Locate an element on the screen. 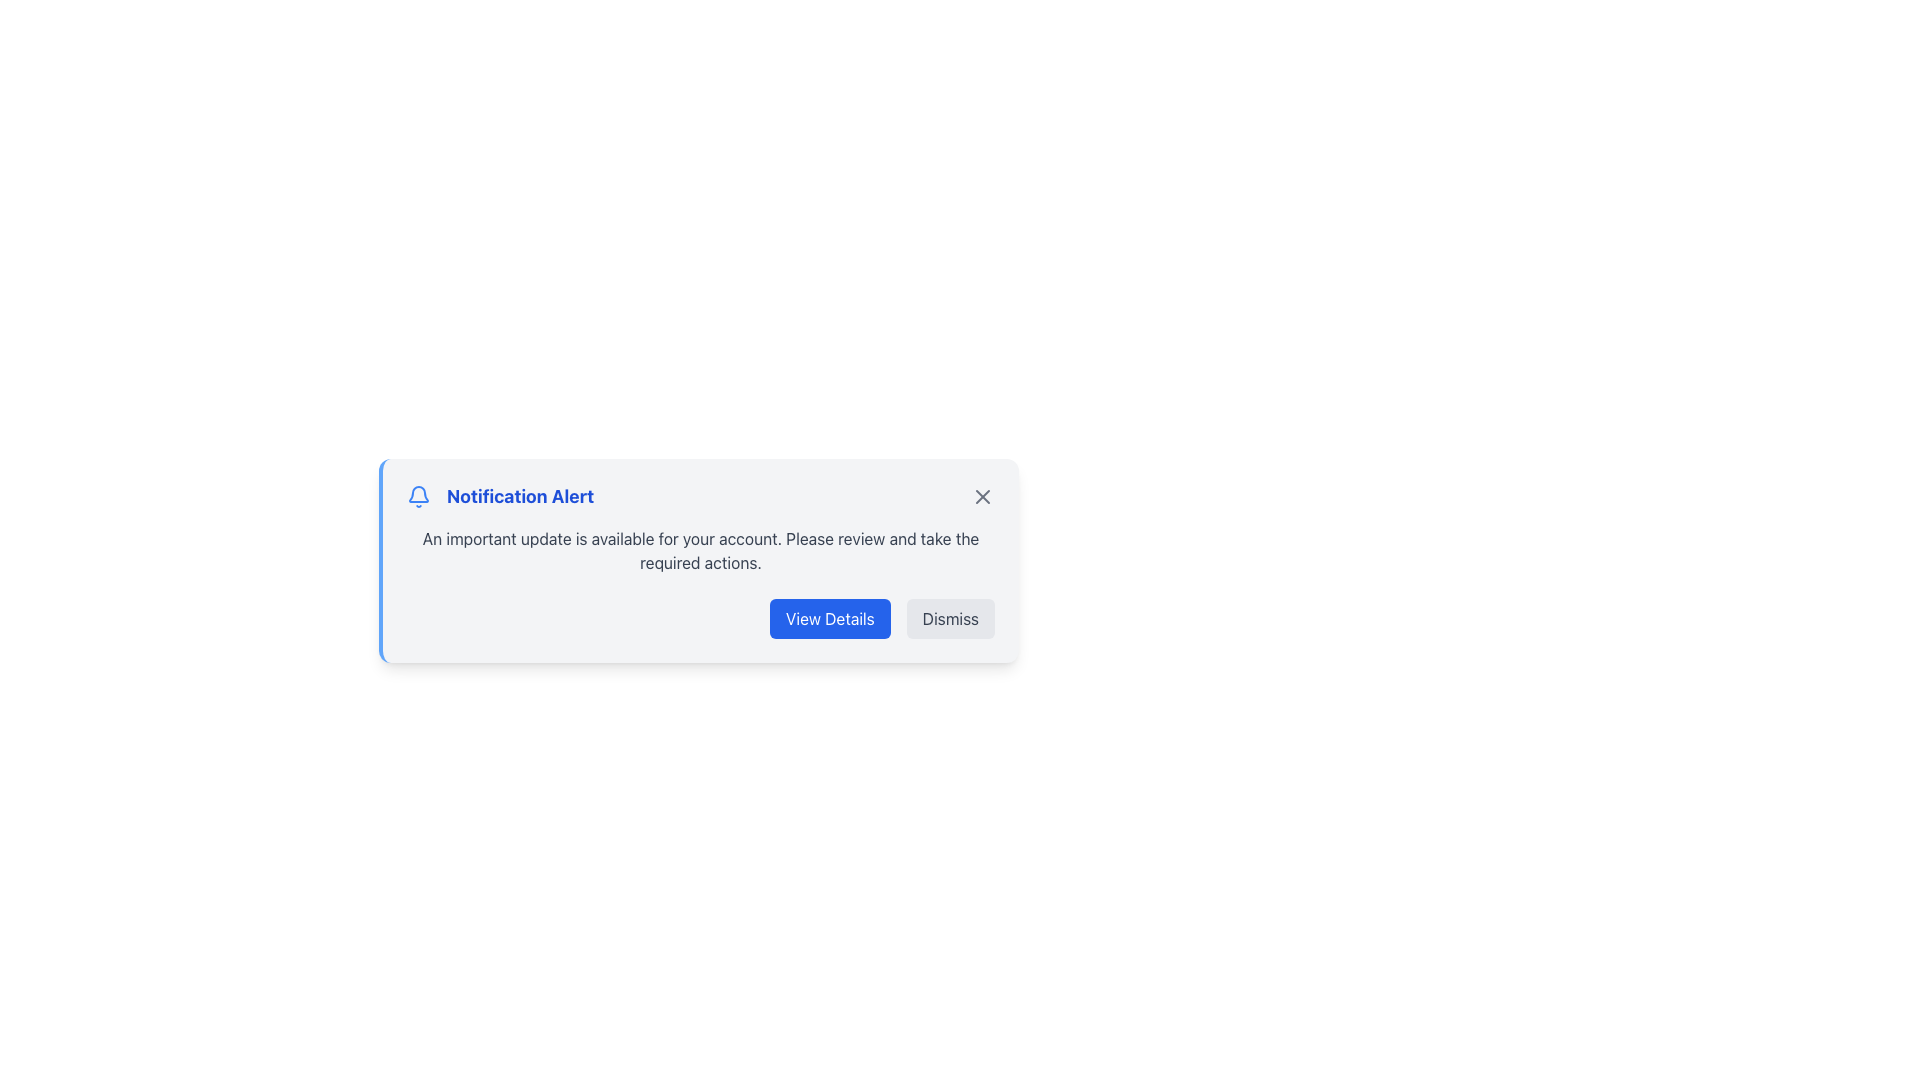 This screenshot has width=1920, height=1080. the dismiss button on the notification alert, which is positioned to the far right of the alert header containing a bell icon and the text 'Notification Alert' is located at coordinates (983, 496).